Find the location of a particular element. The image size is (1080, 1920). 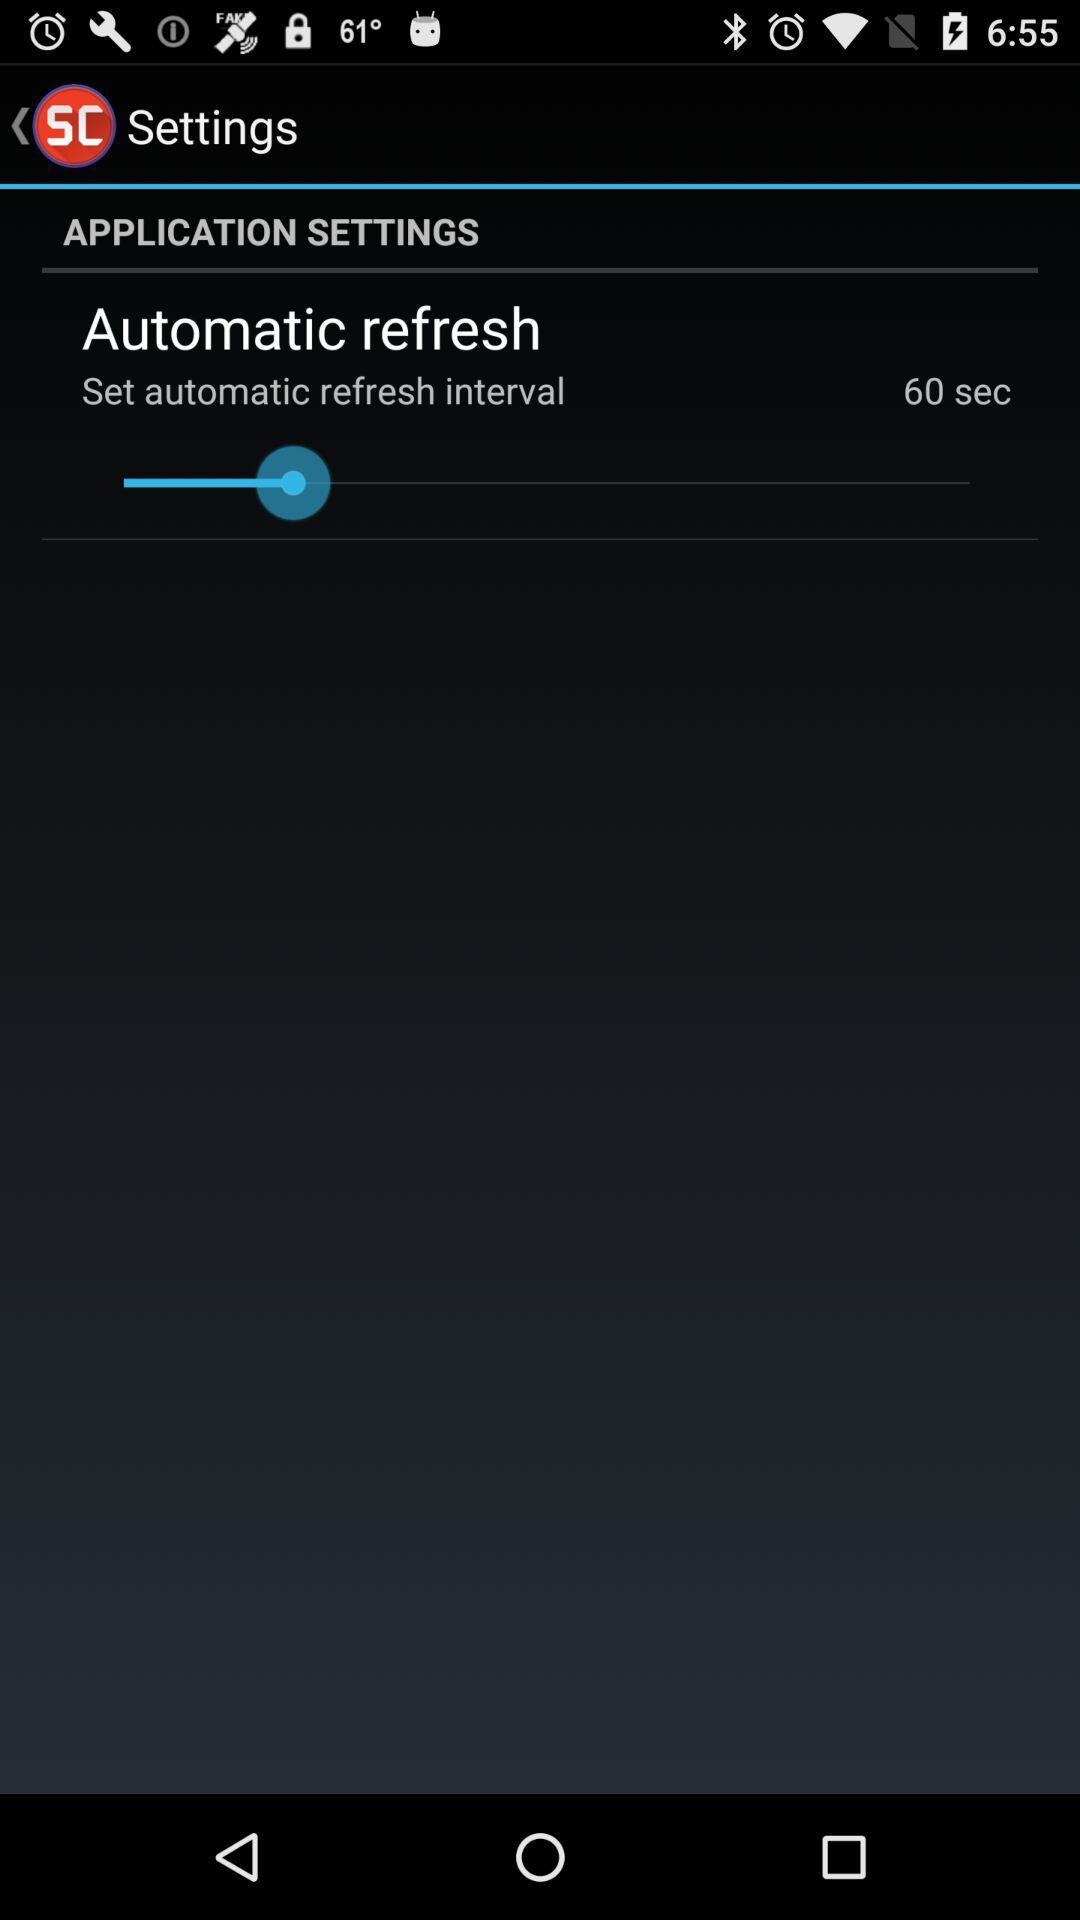

application settings is located at coordinates (540, 230).